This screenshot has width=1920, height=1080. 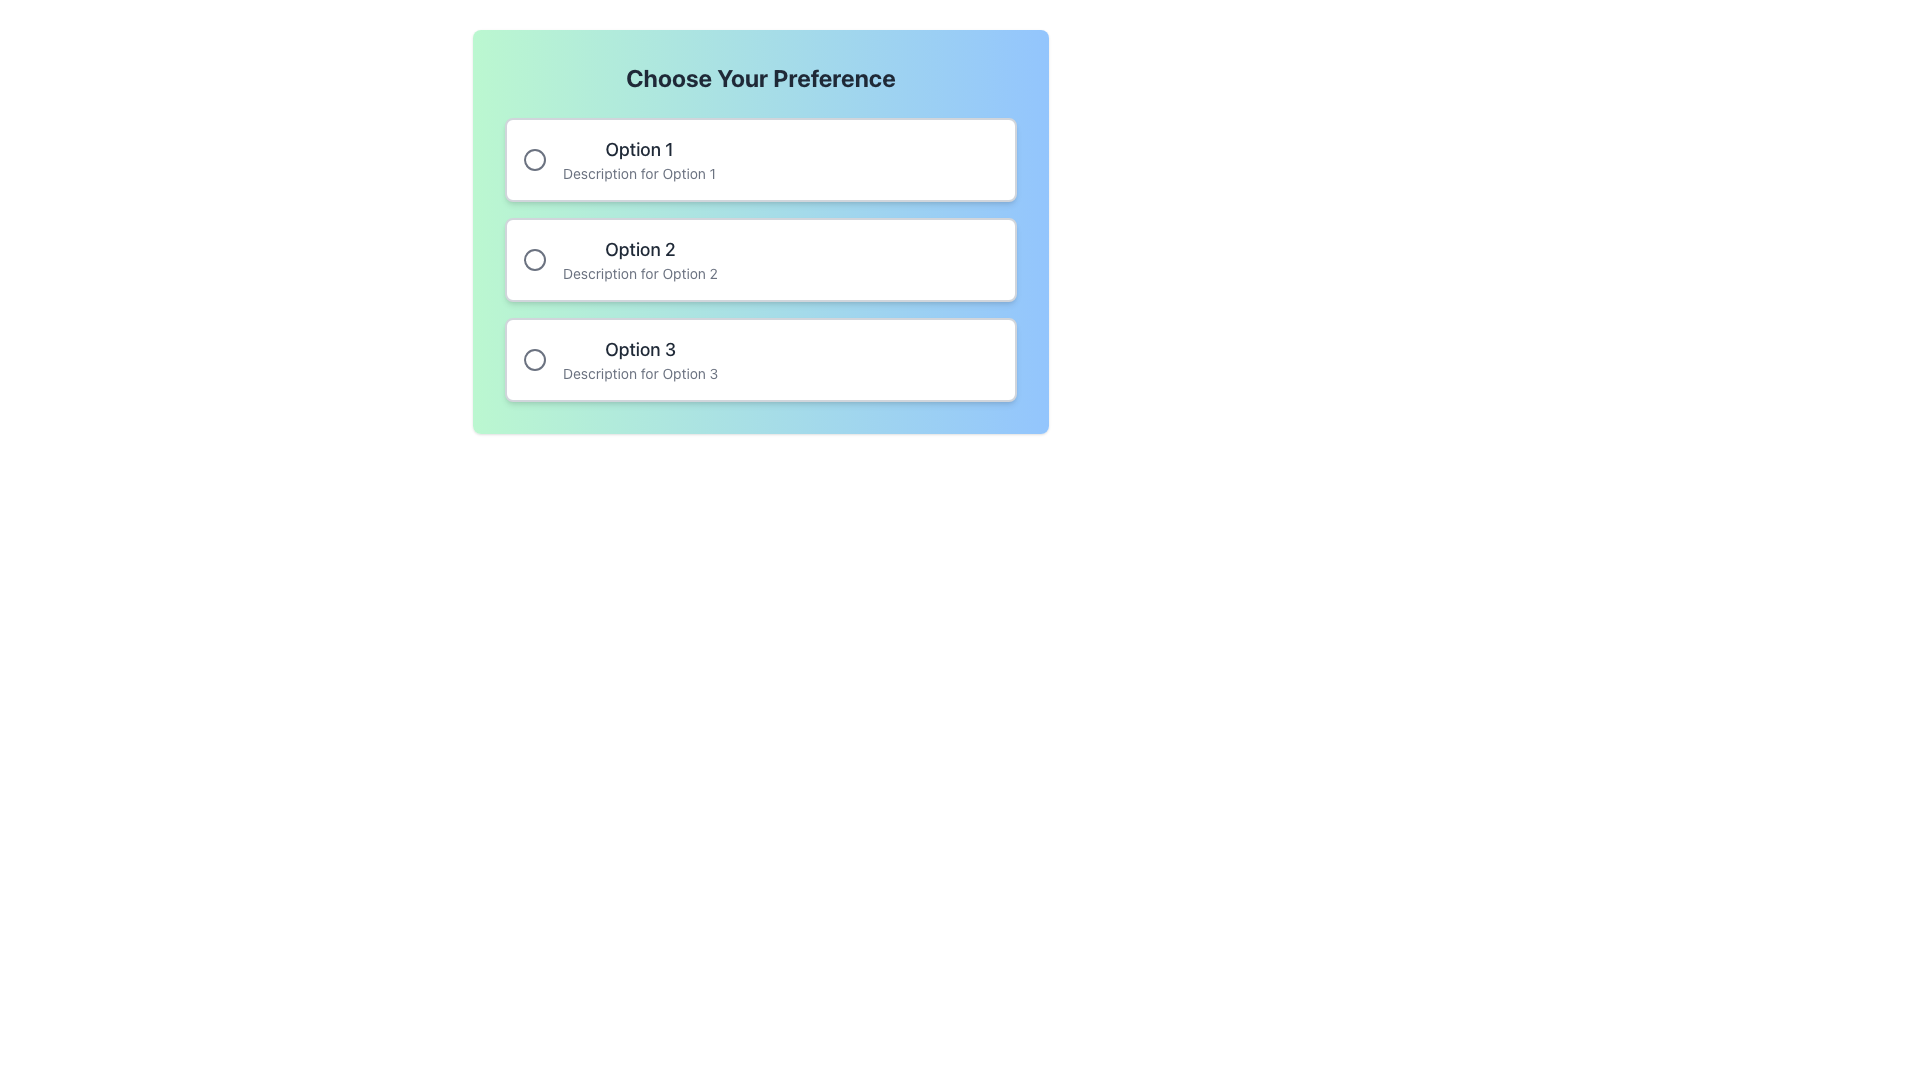 I want to click on static text element positioned beneath the 'Option 1' label in the vertically aligned option group, so click(x=638, y=172).